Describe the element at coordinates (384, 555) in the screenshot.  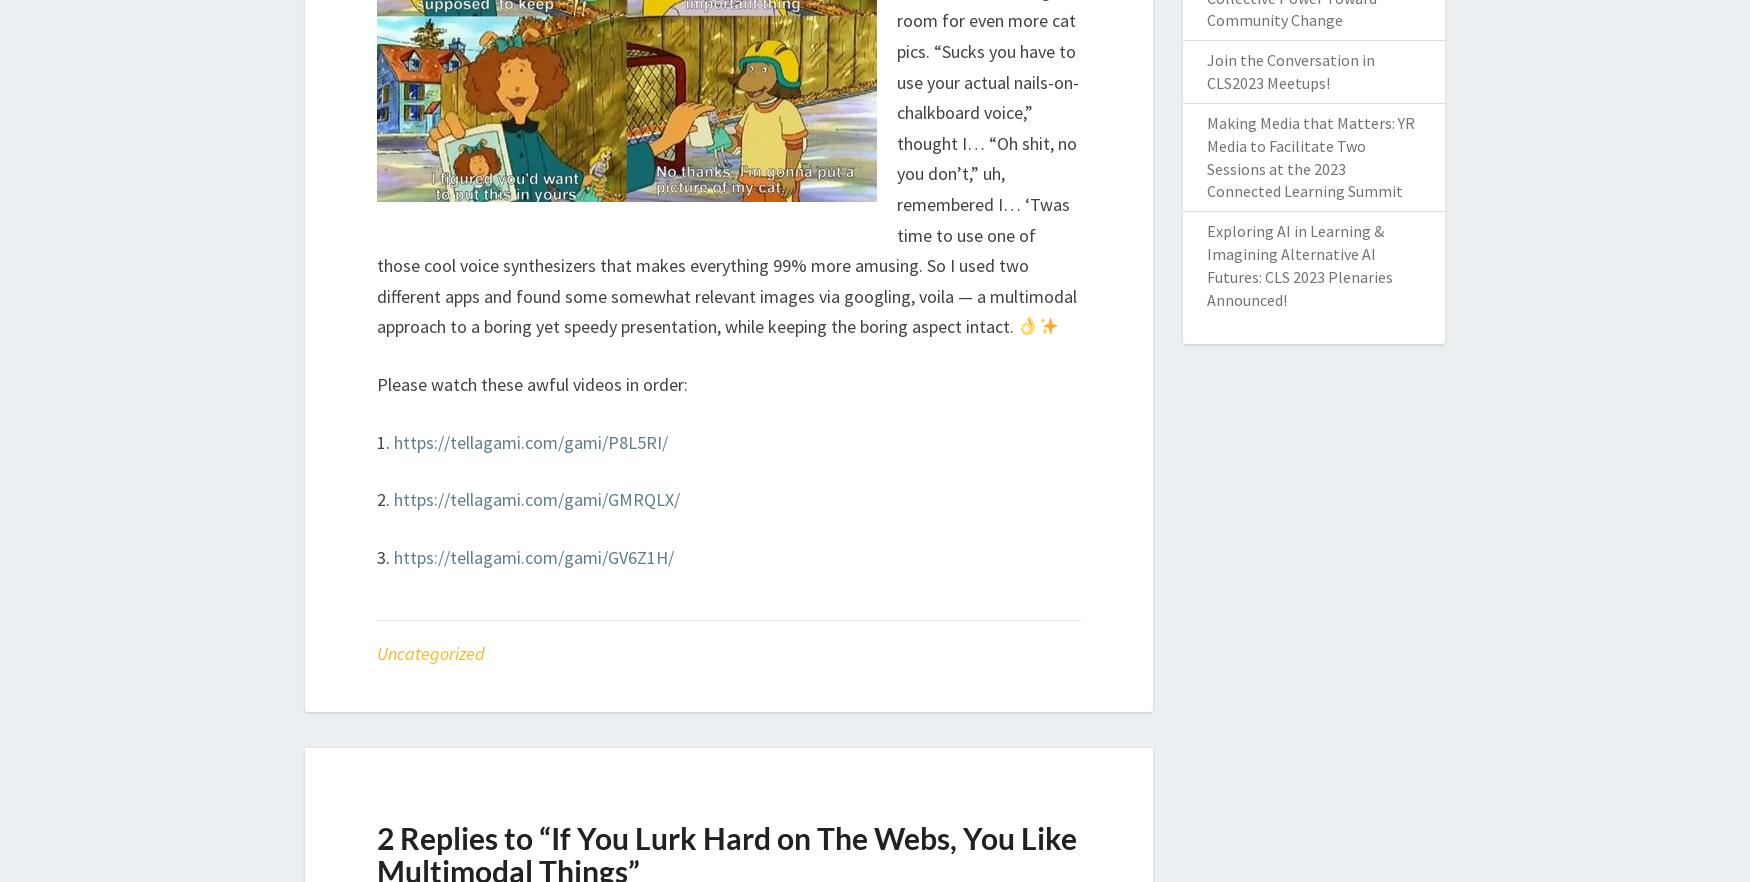
I see `'3.'` at that location.